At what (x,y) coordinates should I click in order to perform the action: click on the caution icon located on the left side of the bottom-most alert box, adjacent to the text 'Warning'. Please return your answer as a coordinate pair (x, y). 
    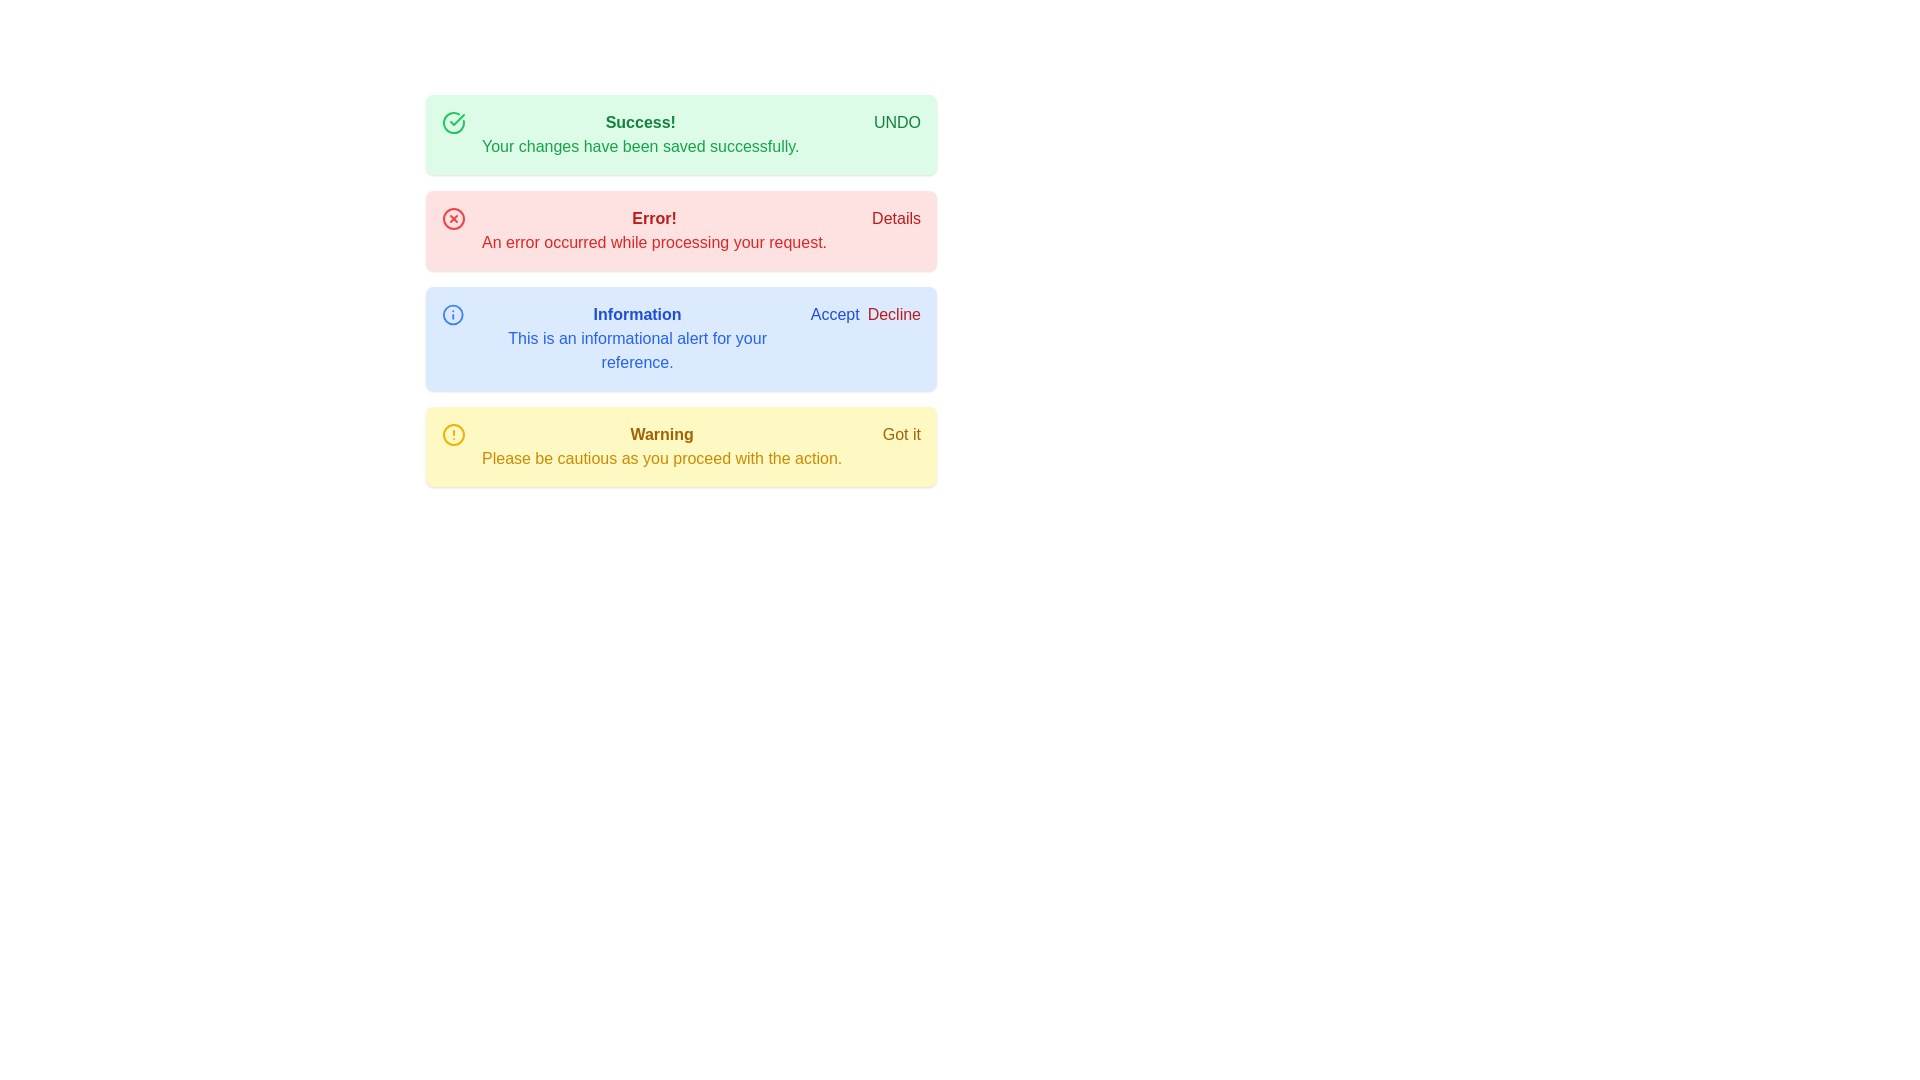
    Looking at the image, I should click on (453, 434).